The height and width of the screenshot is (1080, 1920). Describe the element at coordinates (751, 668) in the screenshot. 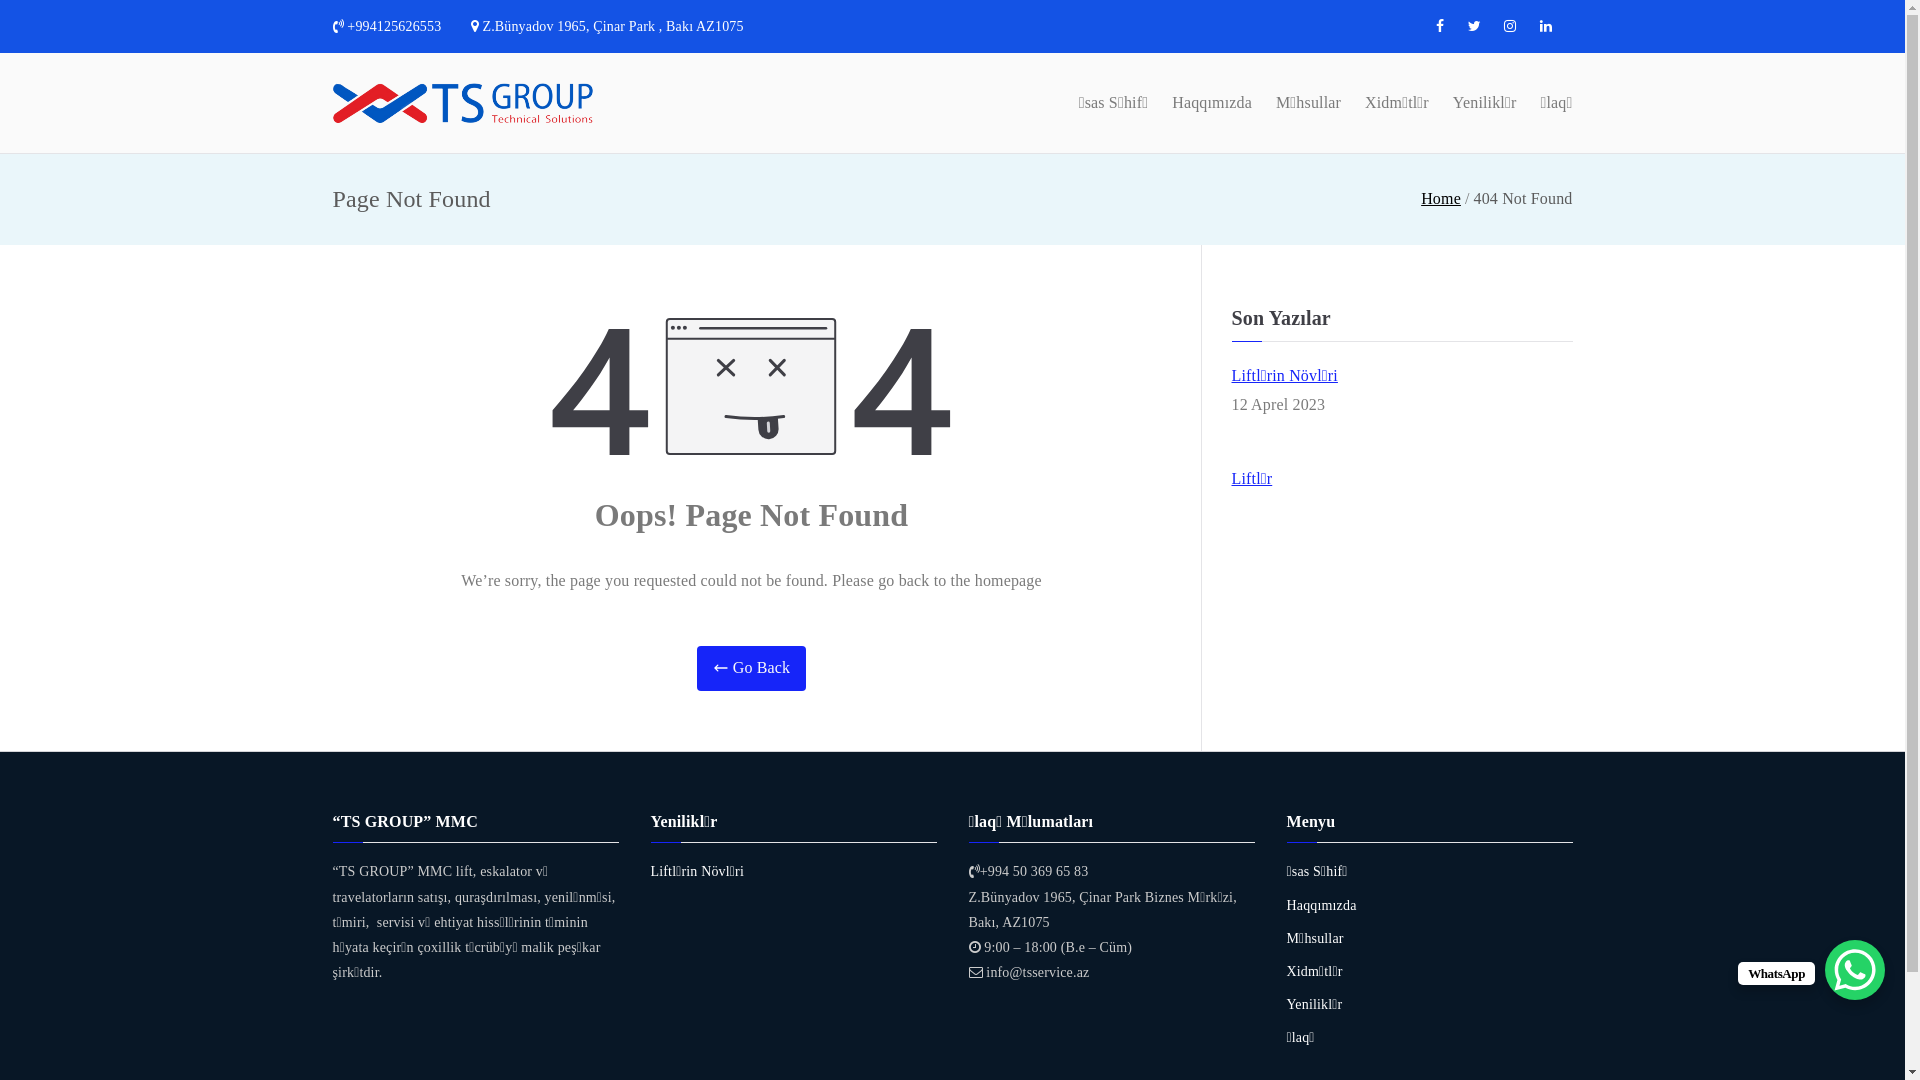

I see `'Go Back'` at that location.